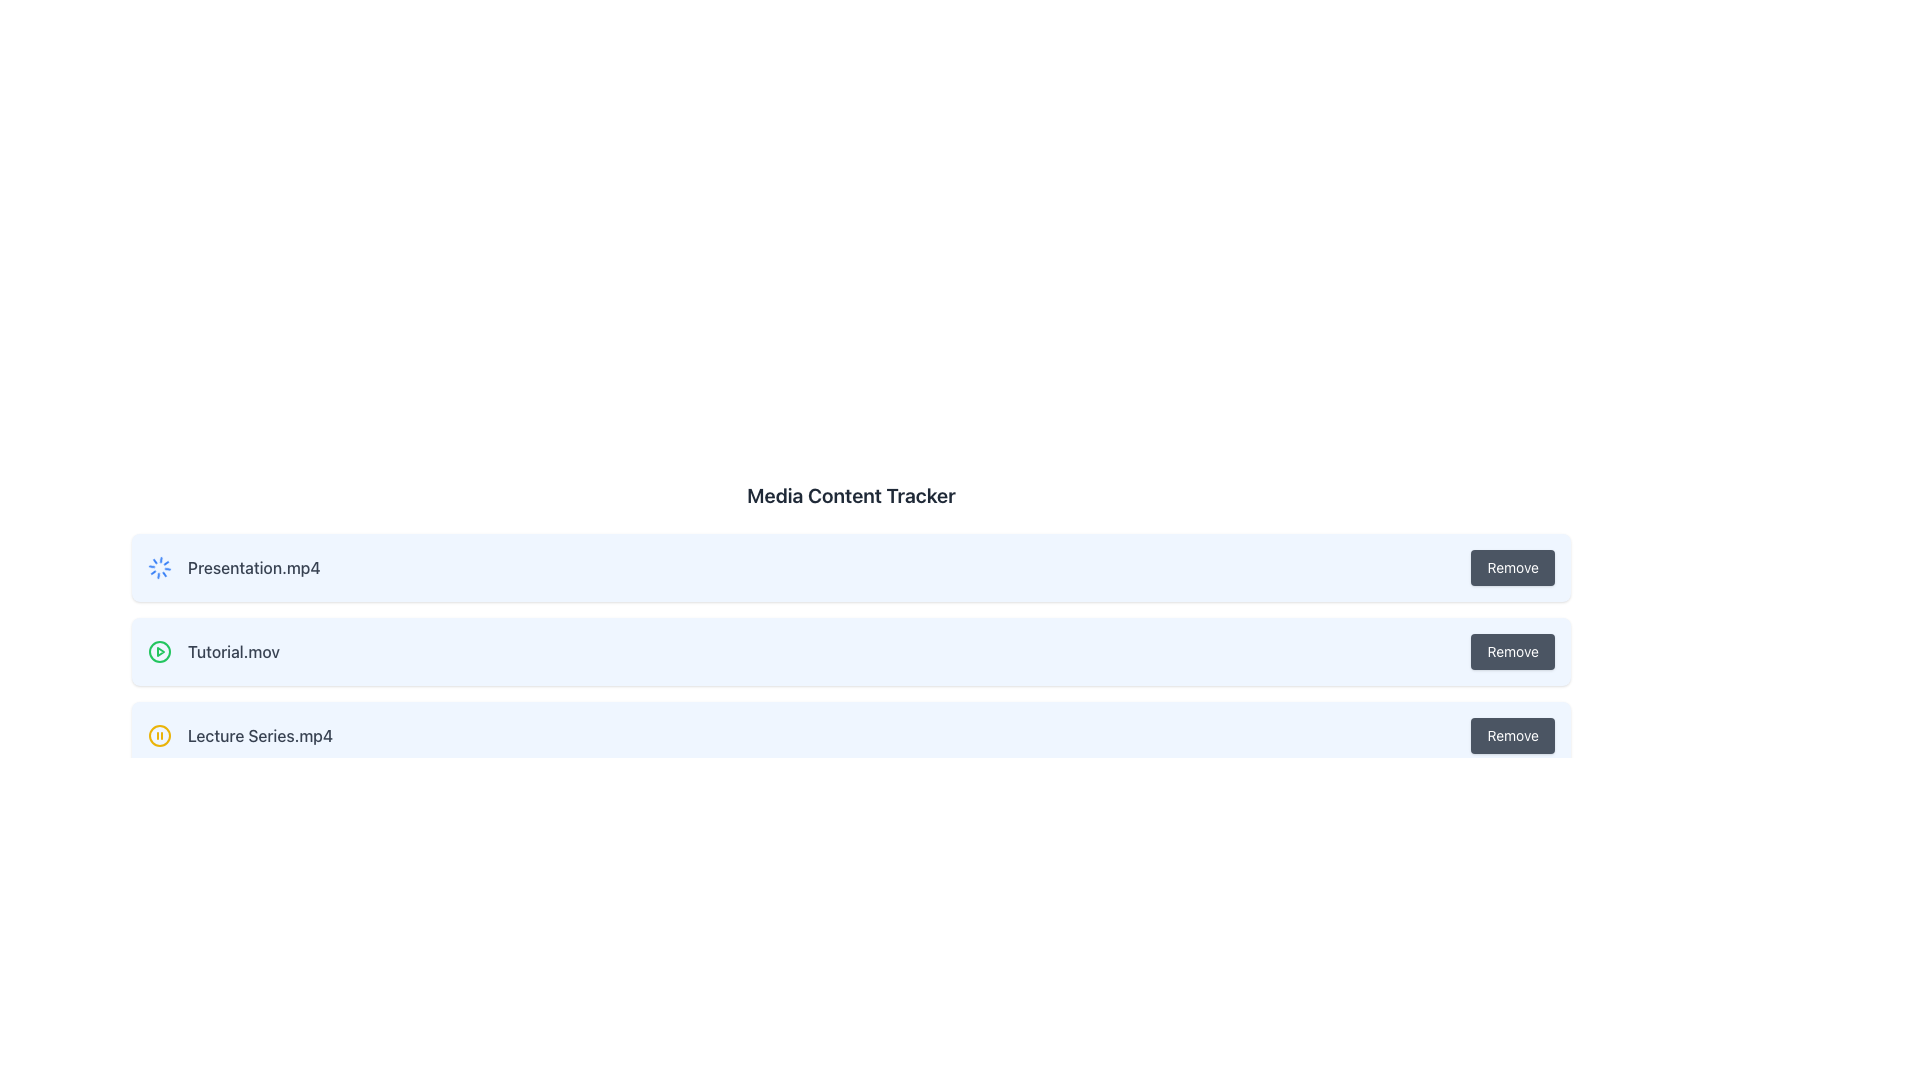 The width and height of the screenshot is (1920, 1080). Describe the element at coordinates (1513, 567) in the screenshot. I see `the 'Remove' button with a dark gray background and white text to observe any hover effect` at that location.